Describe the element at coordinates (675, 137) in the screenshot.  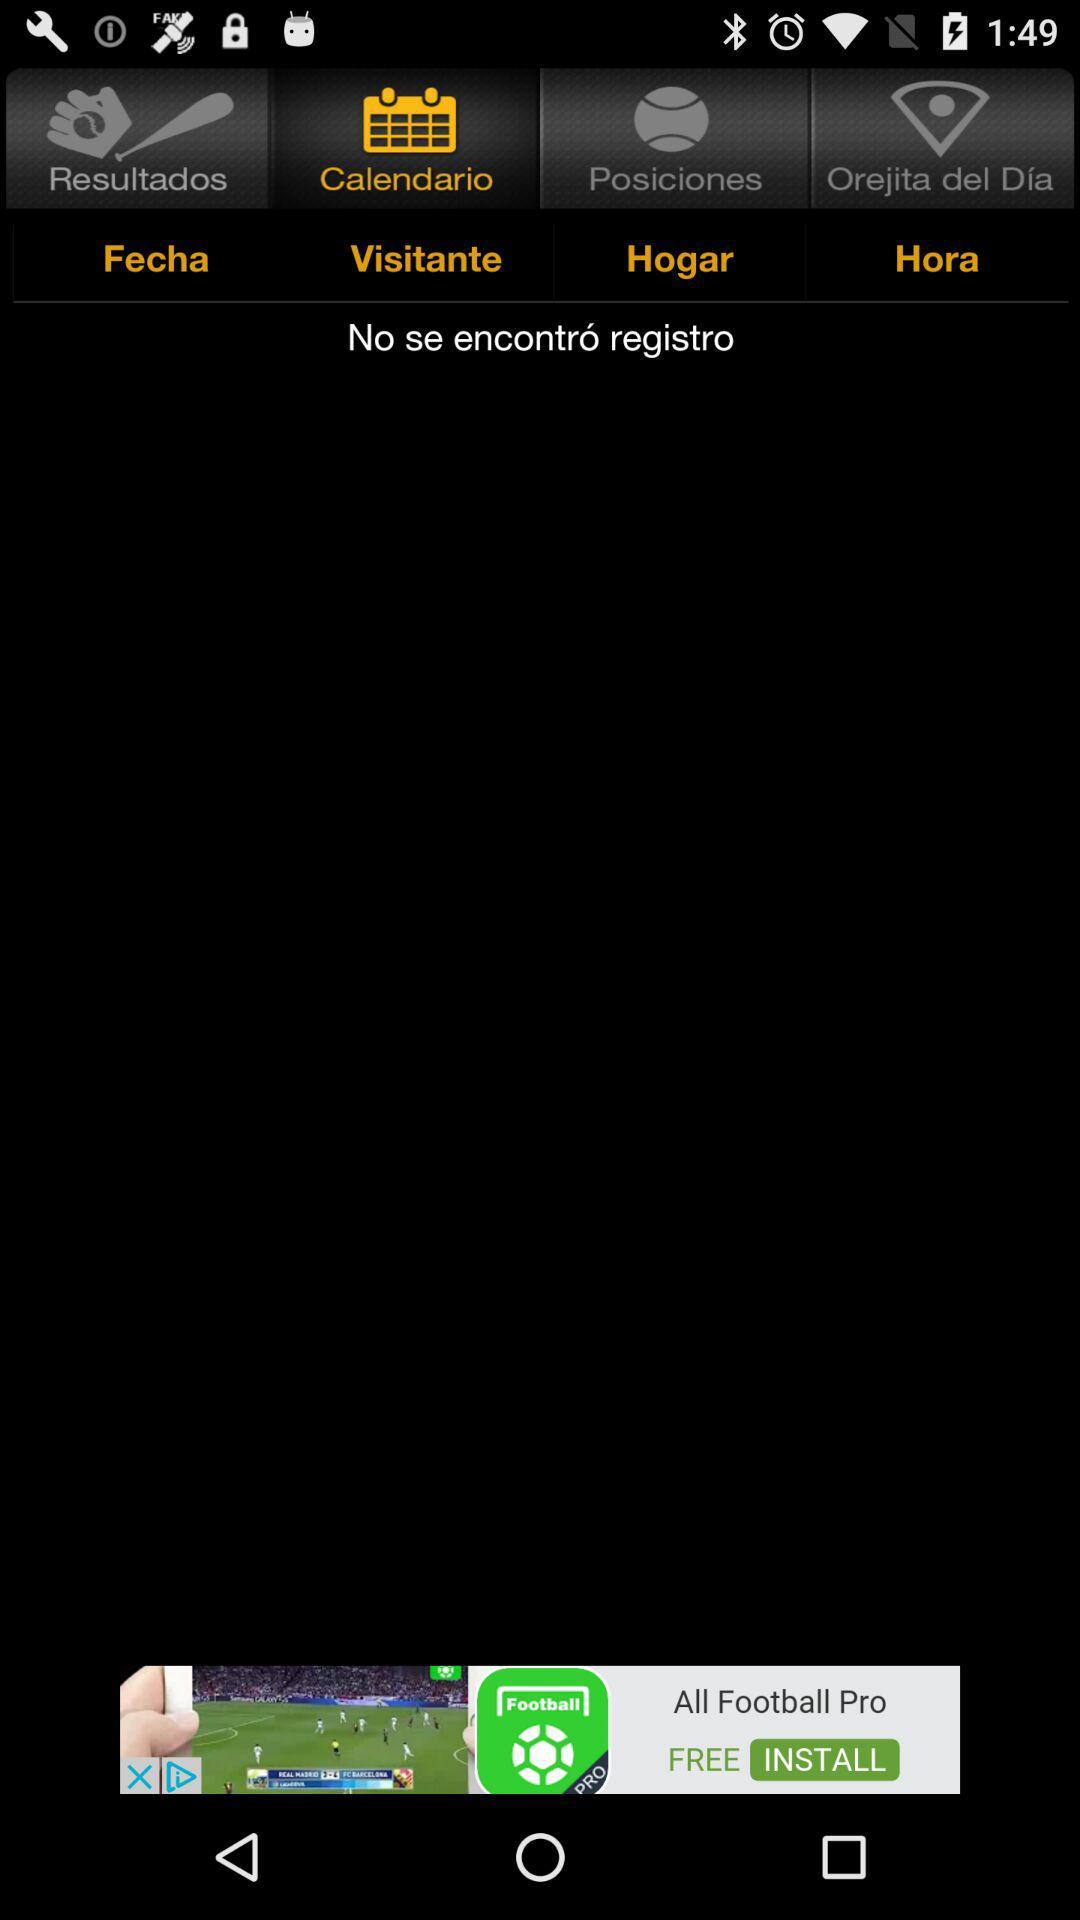
I see `posiciones` at that location.